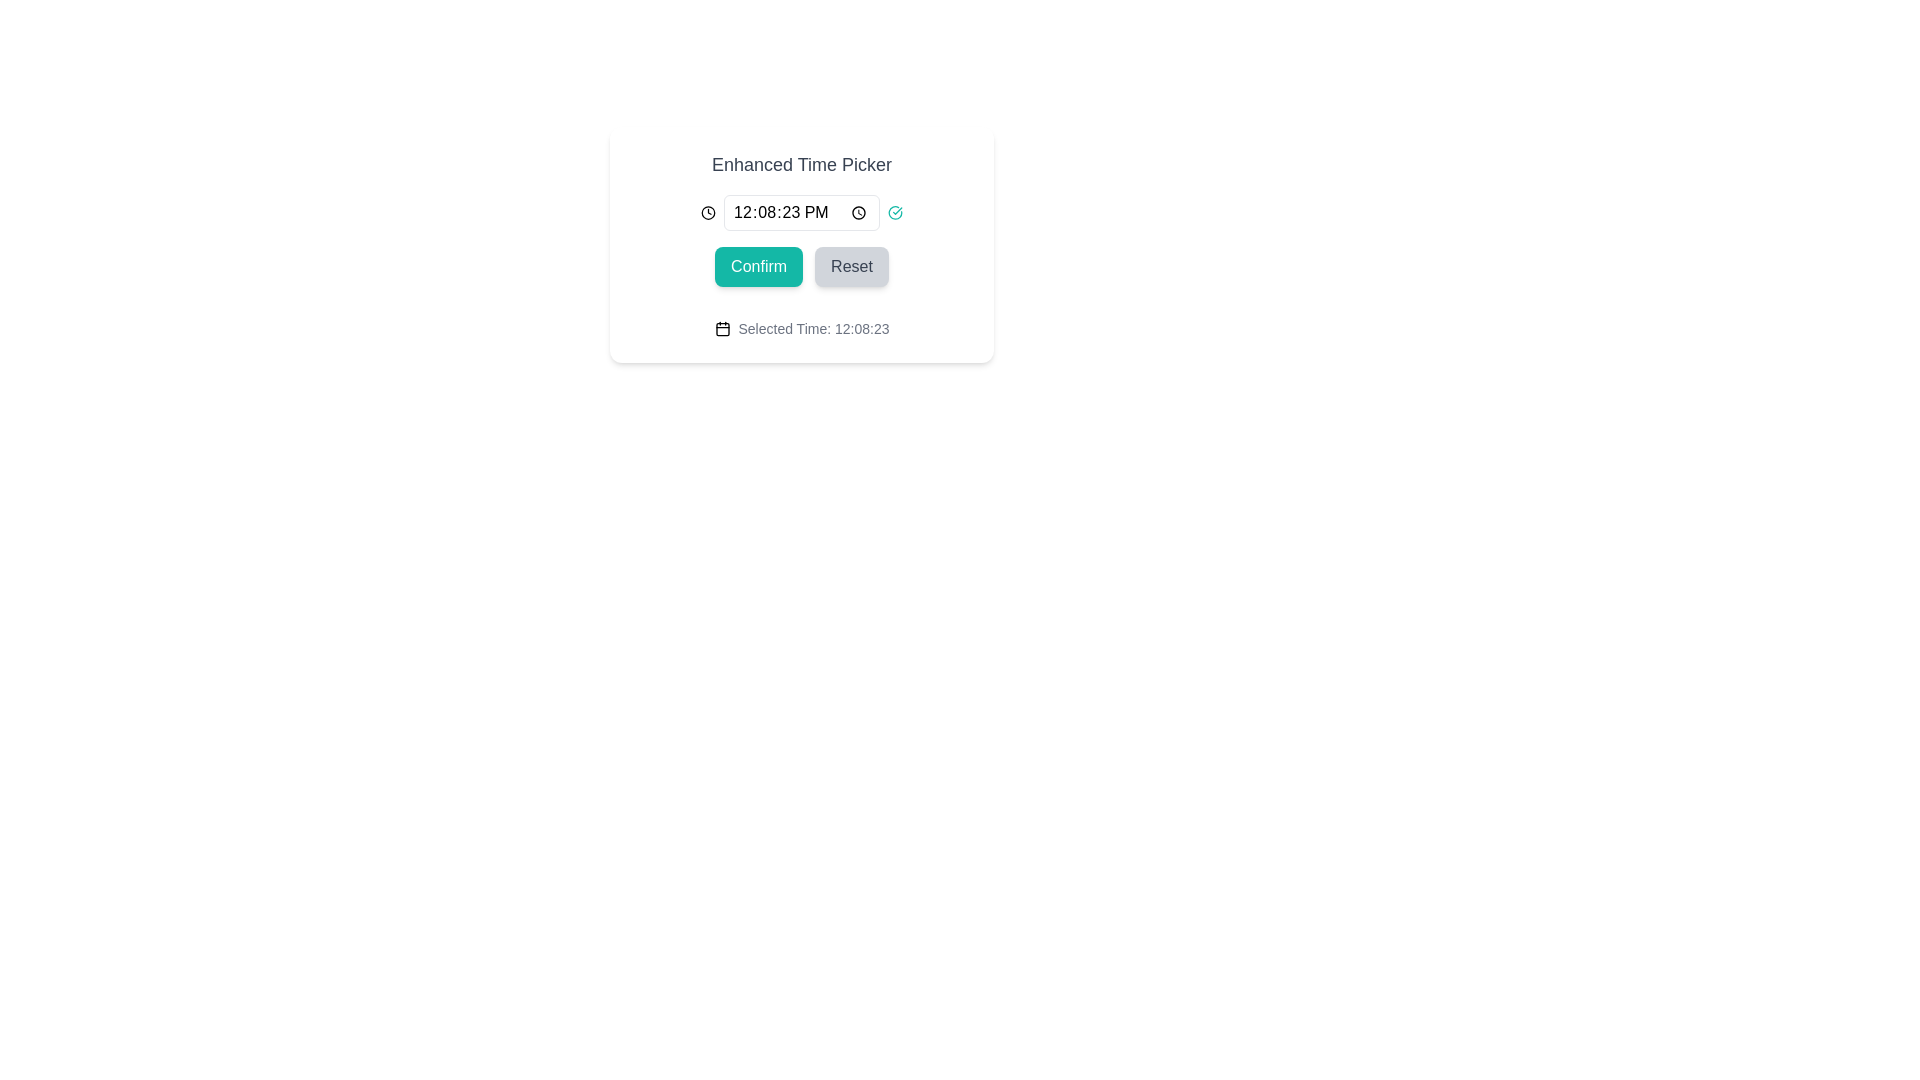 This screenshot has width=1920, height=1080. Describe the element at coordinates (801, 212) in the screenshot. I see `the Time input field located in the time picker interface, positioned between the clock icon and the confirmation checkmark icon, by using the tab key` at that location.